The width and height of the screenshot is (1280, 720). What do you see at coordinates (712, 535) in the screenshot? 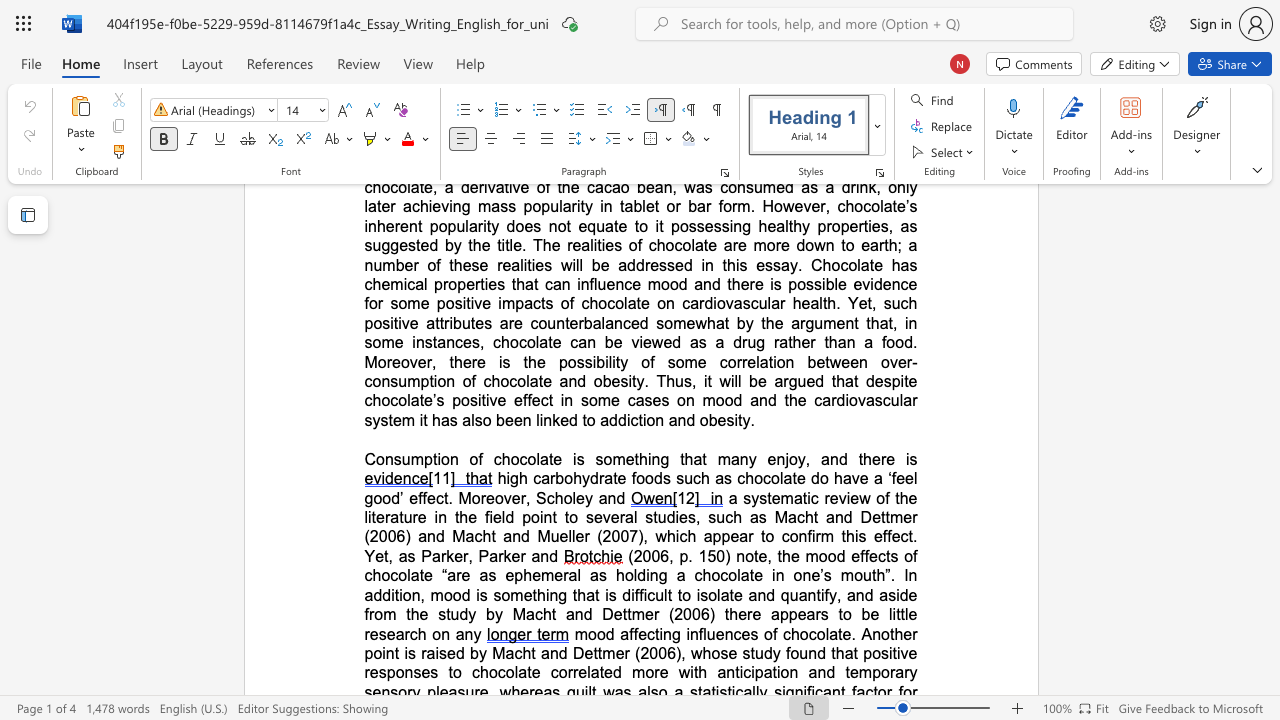
I see `the subset text "ppear to confir" within the text "appear to confirm"` at bounding box center [712, 535].